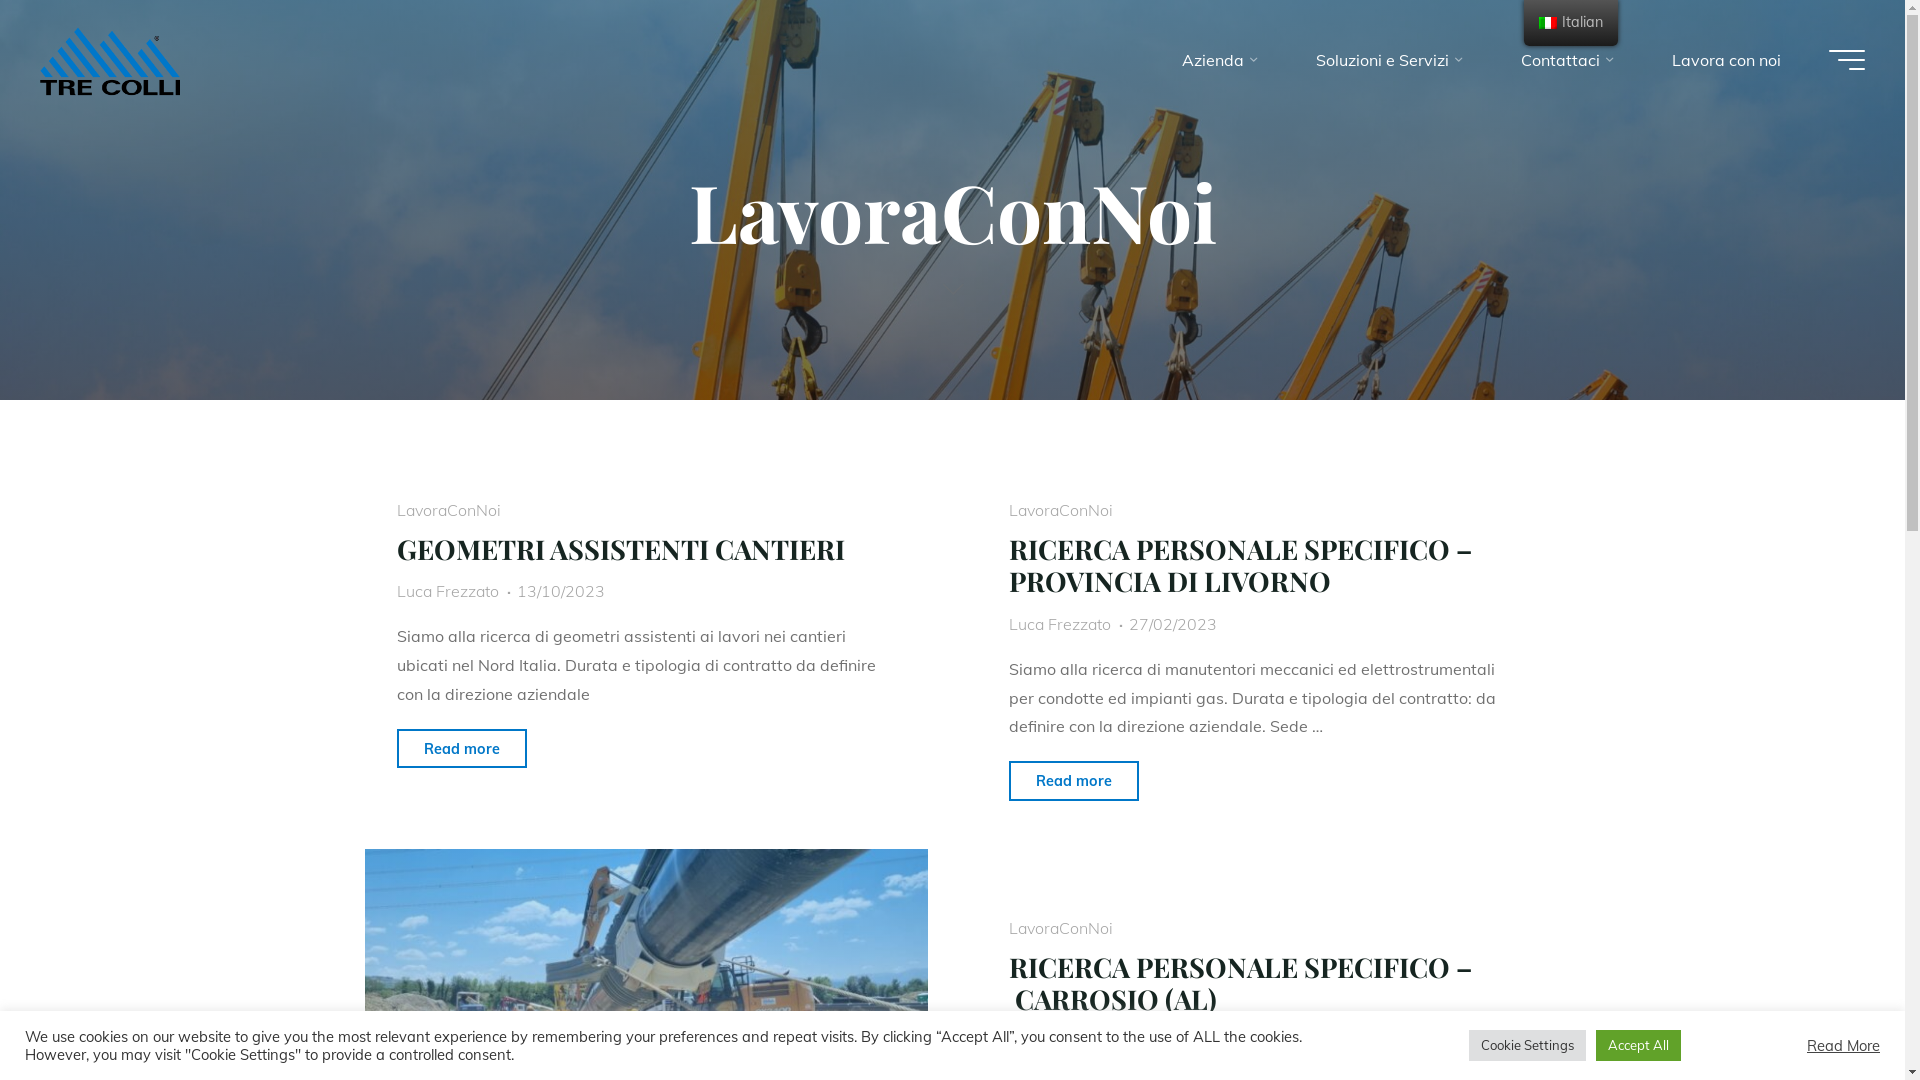 The width and height of the screenshot is (1920, 1080). I want to click on 'Impresa Tre Colli S.p.A.', so click(109, 59).